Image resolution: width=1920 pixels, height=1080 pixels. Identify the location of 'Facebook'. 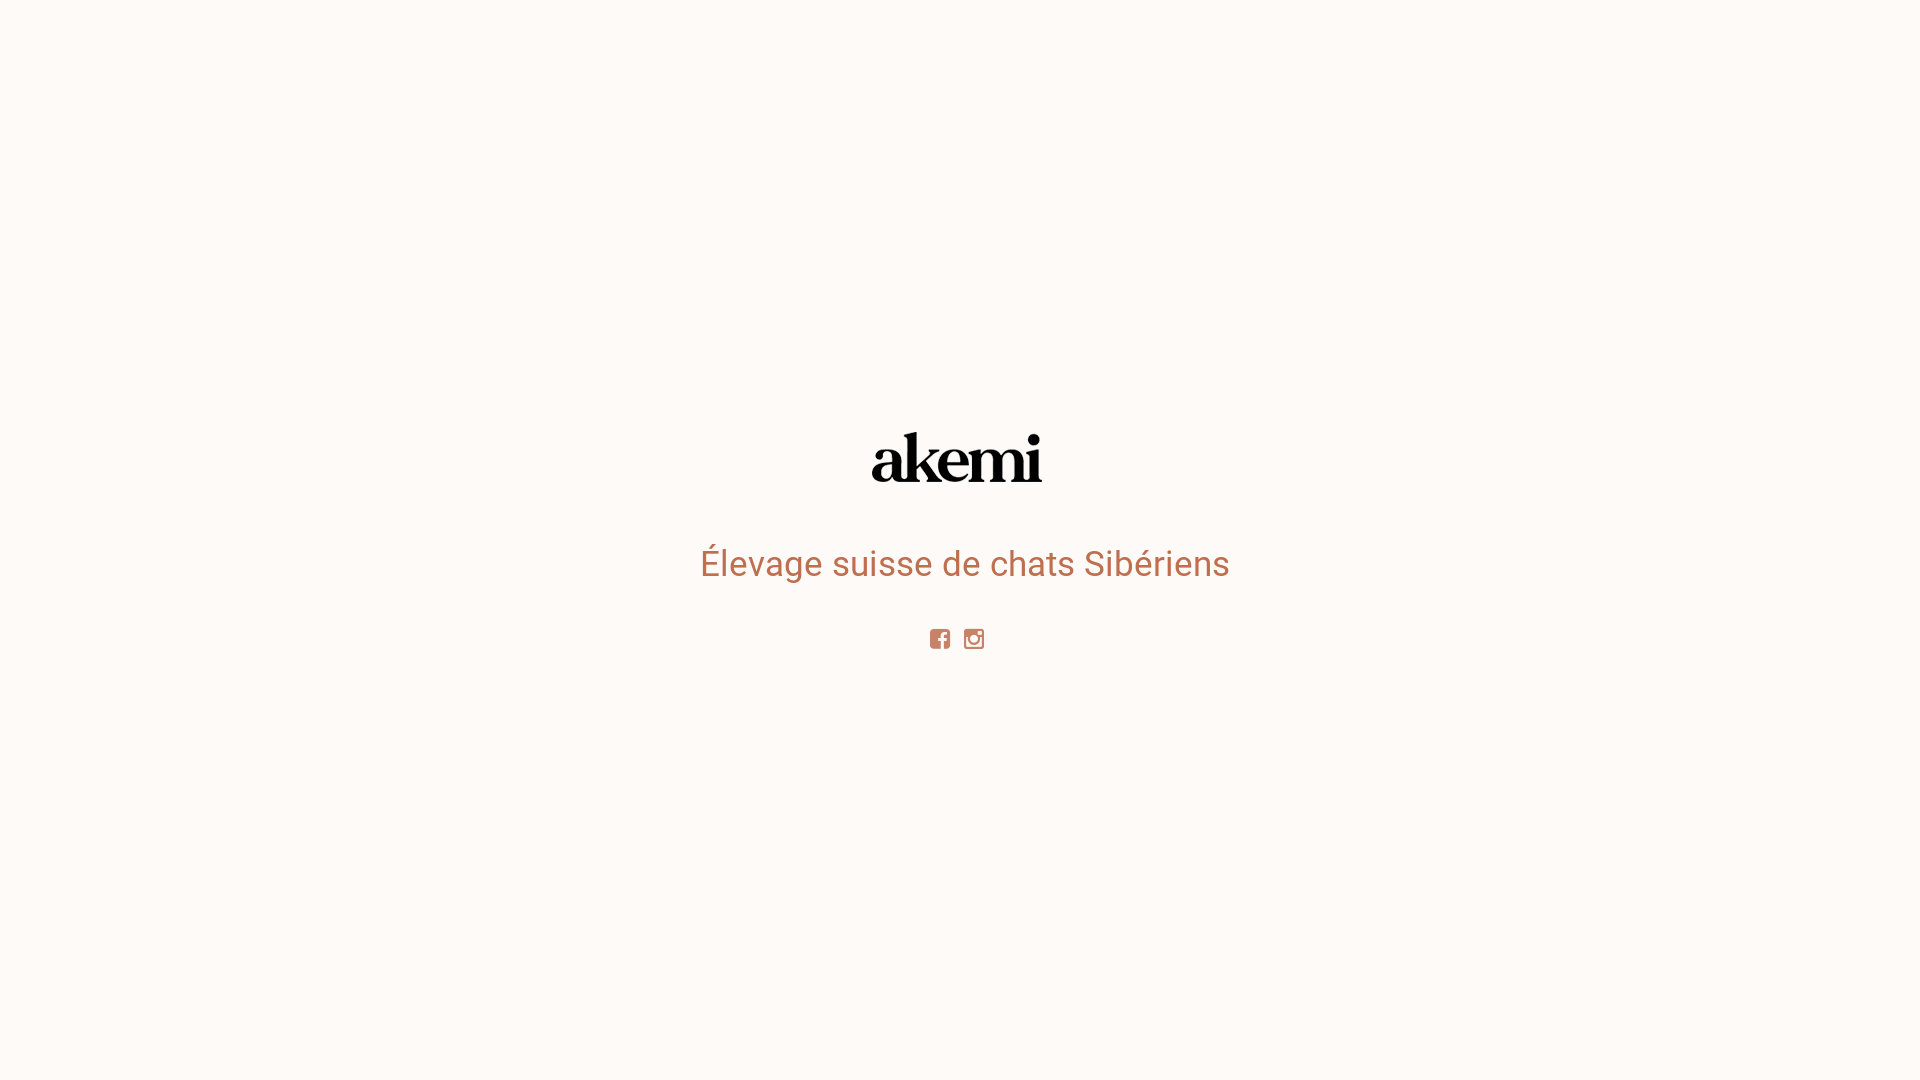
(923, 637).